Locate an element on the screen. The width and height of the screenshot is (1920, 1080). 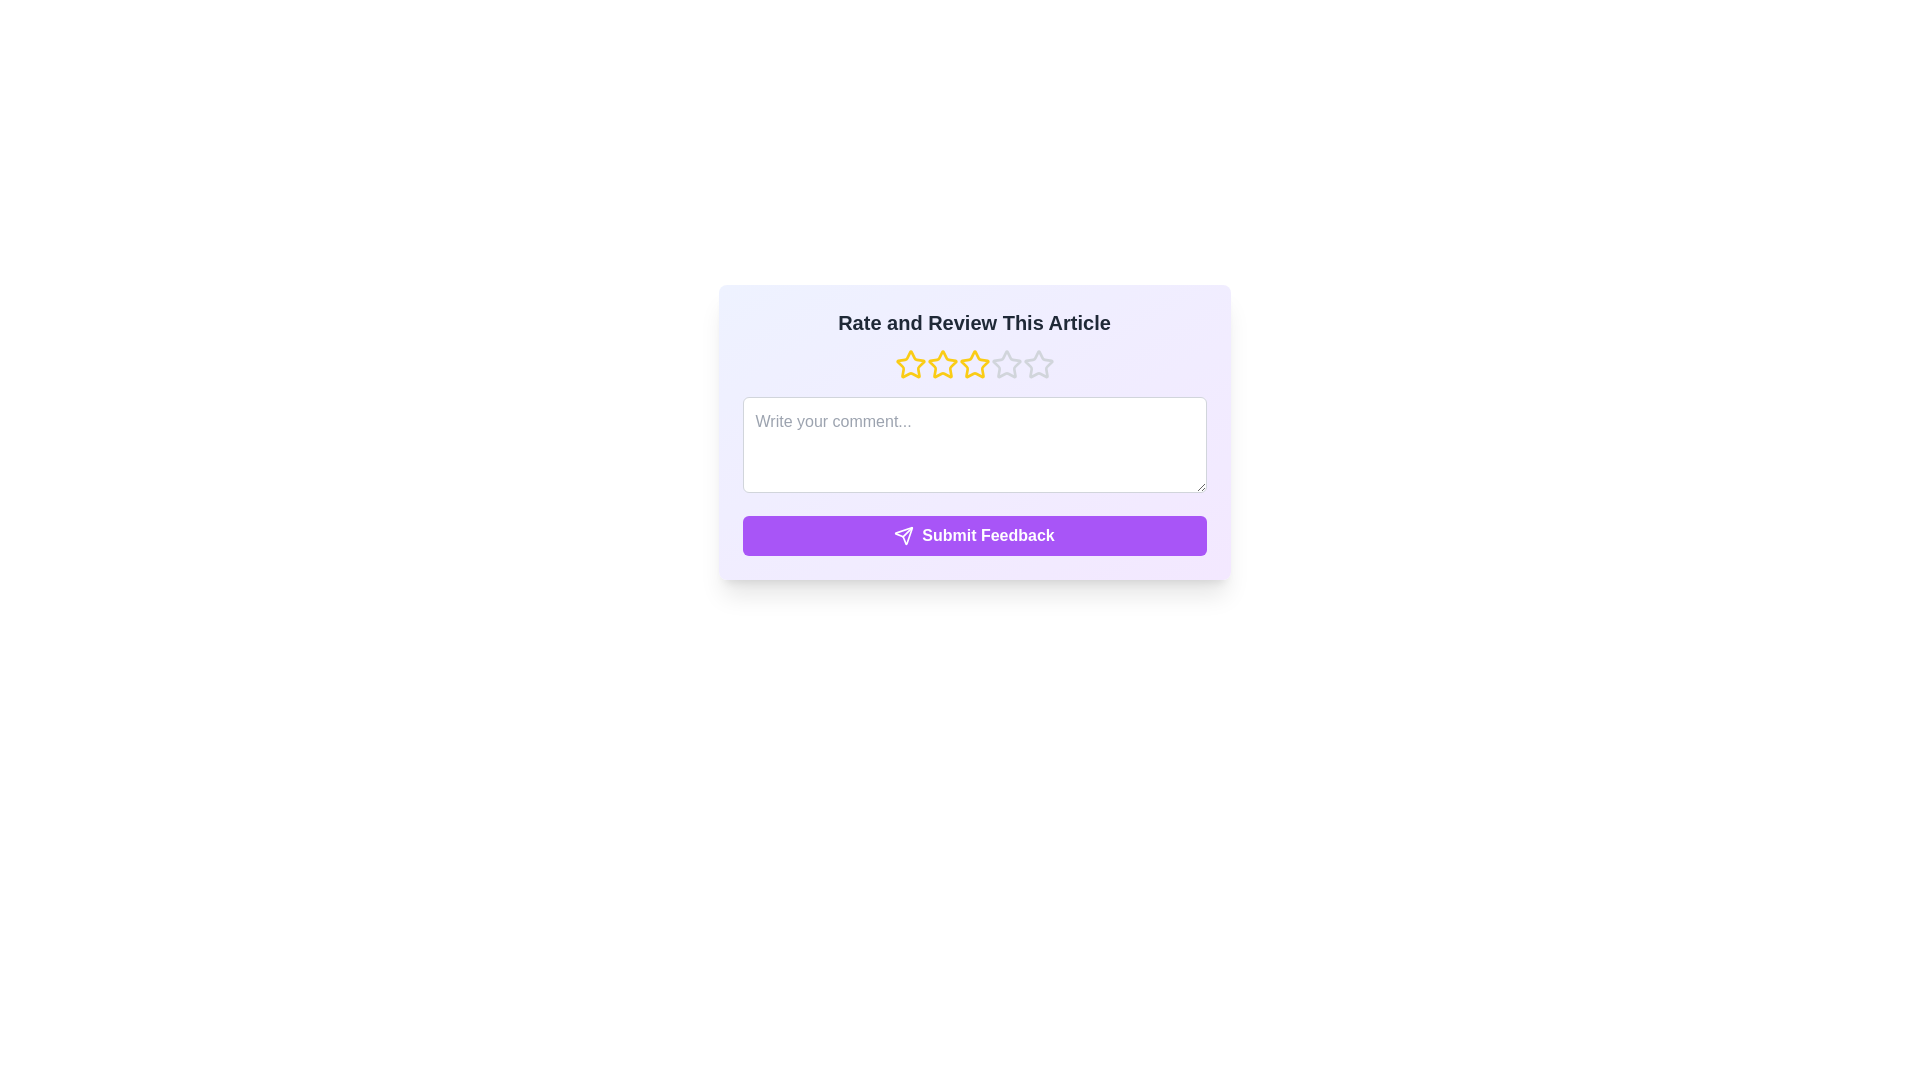
the rating to 5 stars by clicking on the corresponding star is located at coordinates (1037, 365).